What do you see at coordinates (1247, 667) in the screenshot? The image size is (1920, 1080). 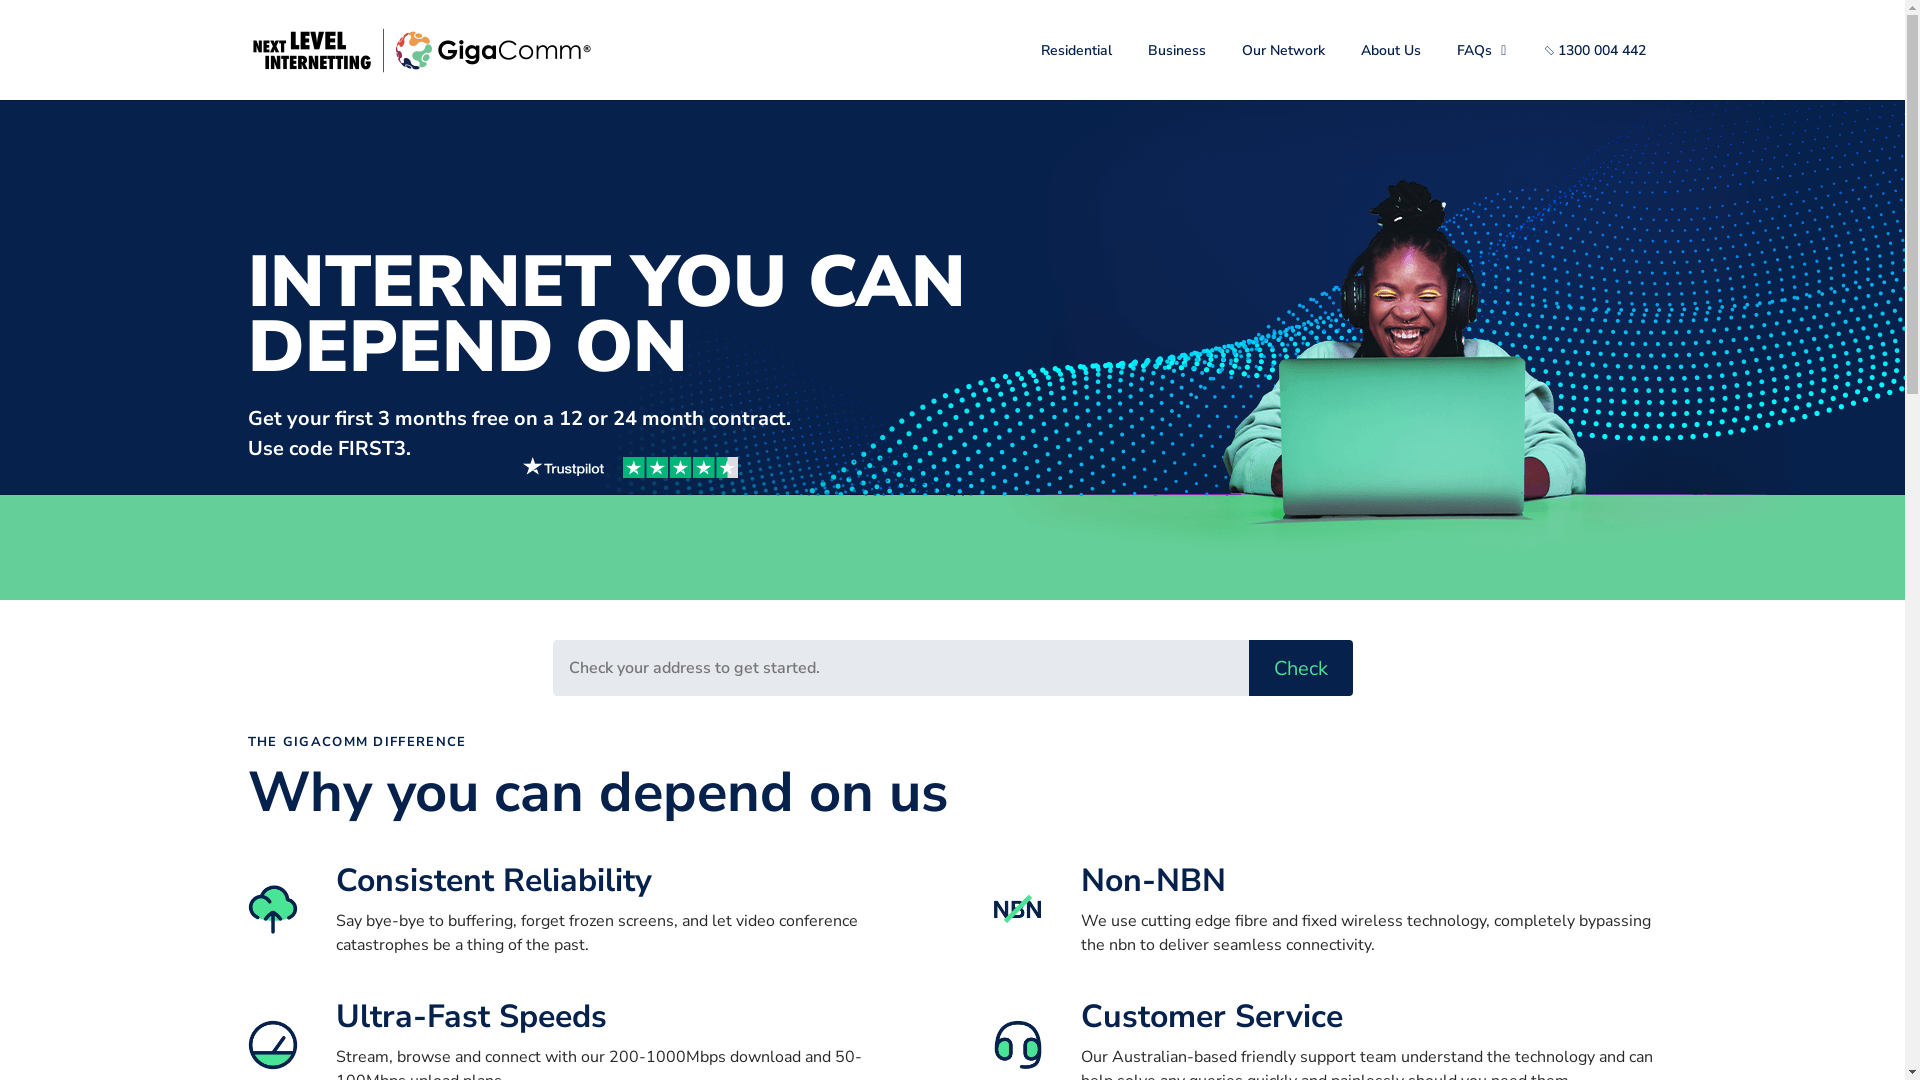 I see `'Check'` at bounding box center [1247, 667].